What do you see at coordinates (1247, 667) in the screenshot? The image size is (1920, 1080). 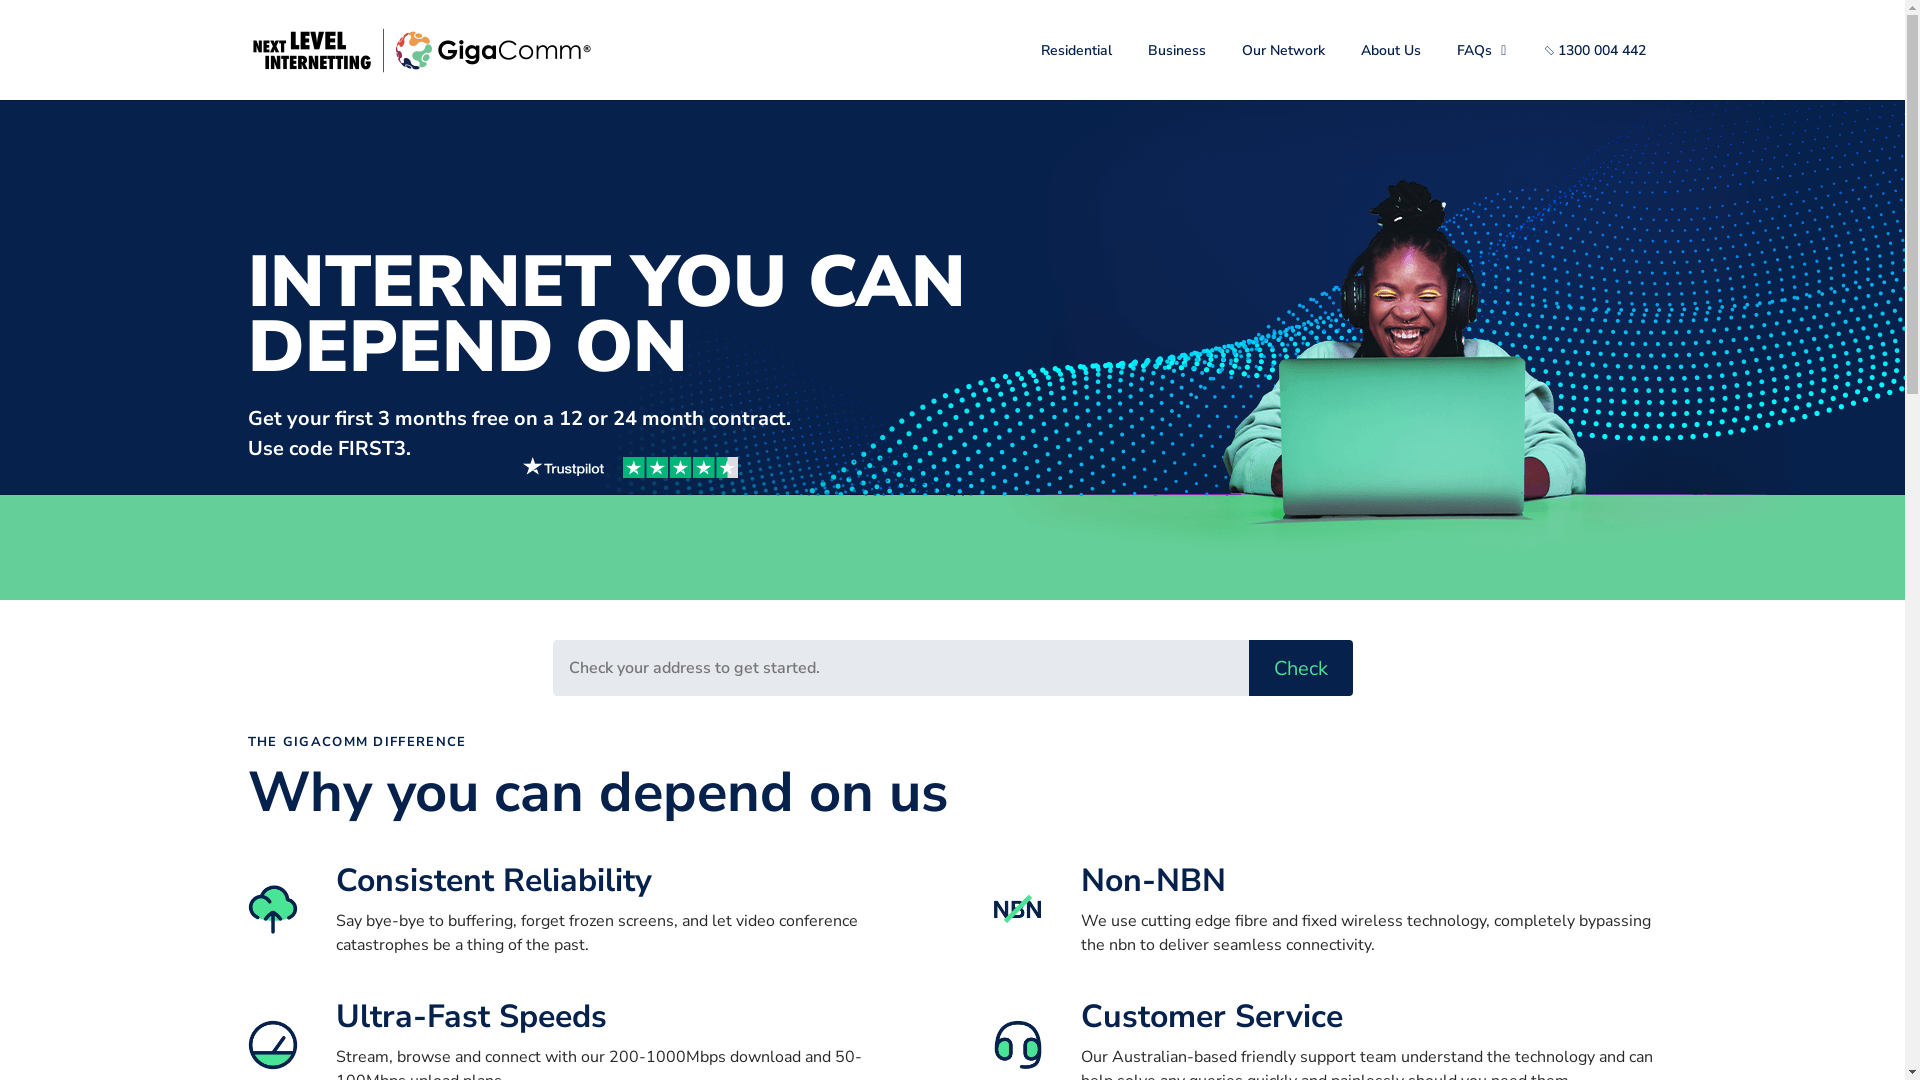 I see `'Check'` at bounding box center [1247, 667].